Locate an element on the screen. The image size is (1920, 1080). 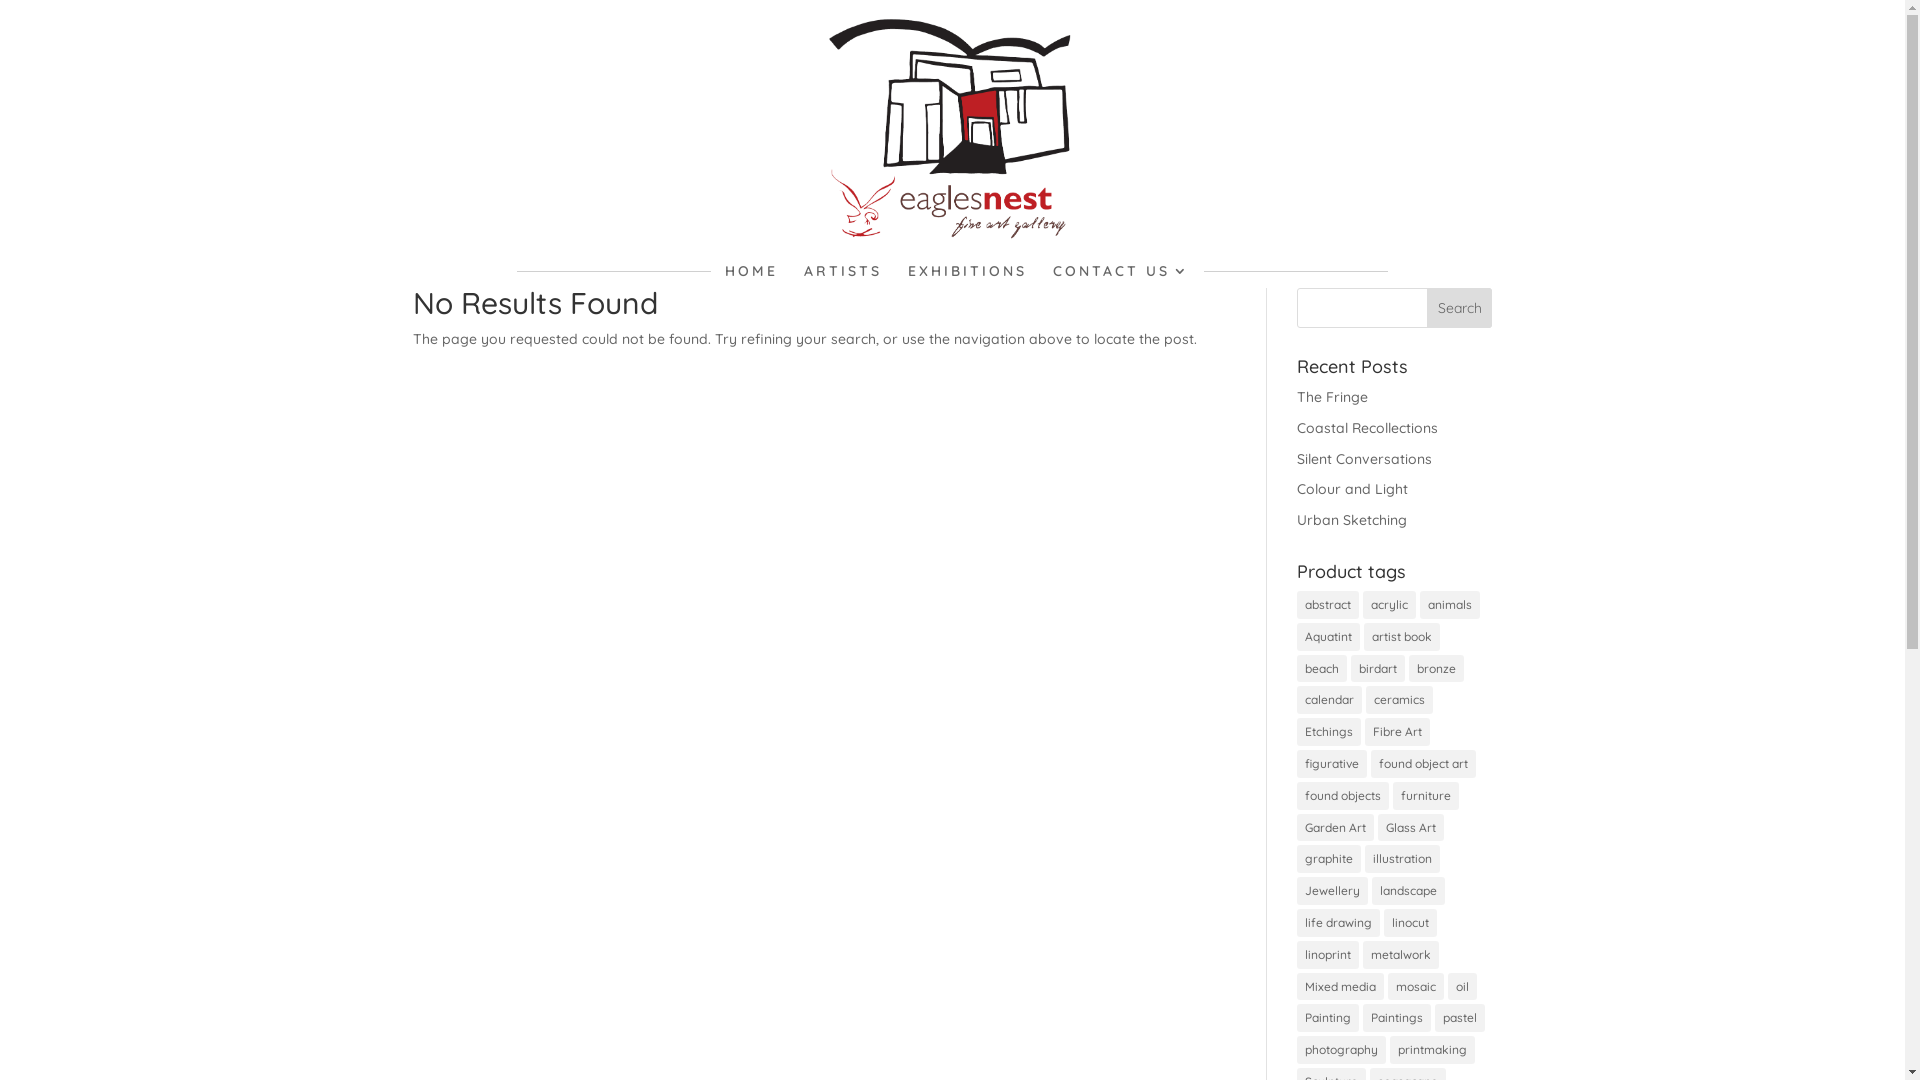
'furniture' is located at coordinates (1424, 794).